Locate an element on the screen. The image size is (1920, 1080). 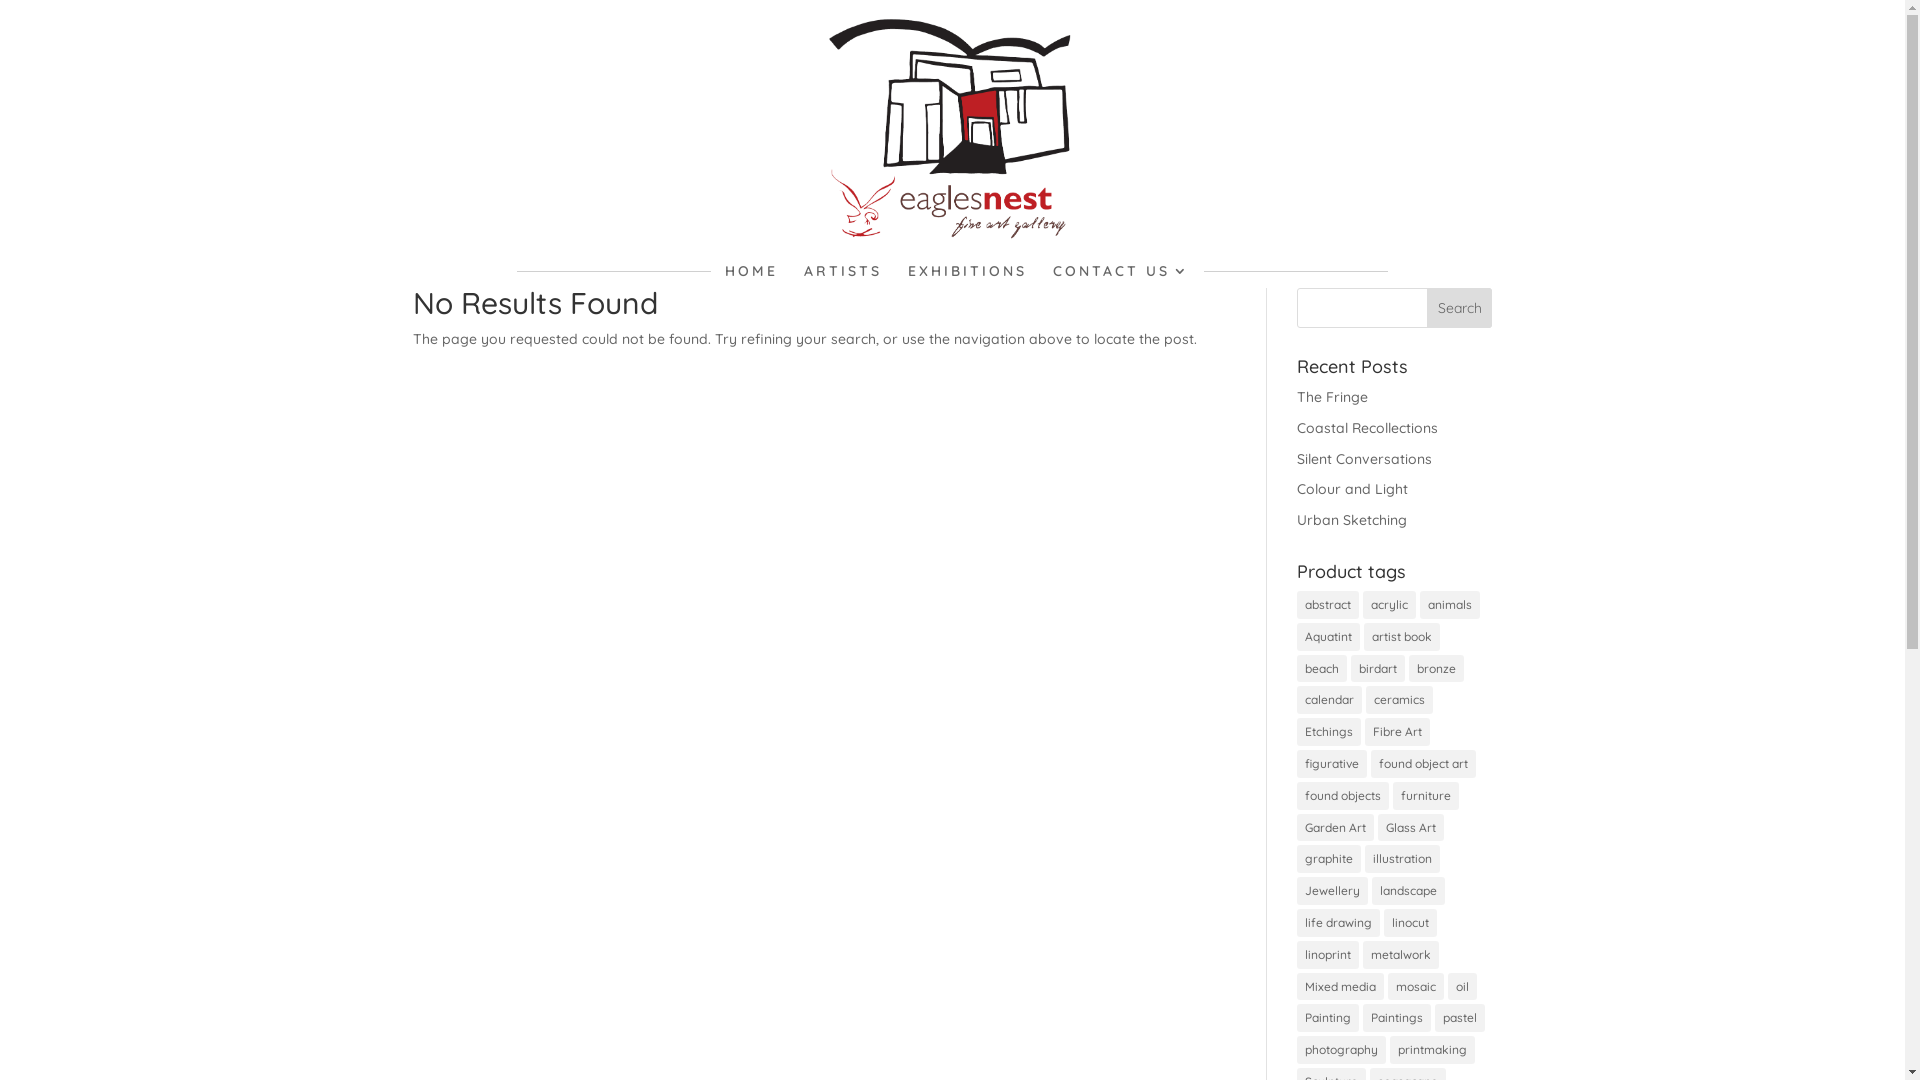
'furniture' is located at coordinates (1424, 794).